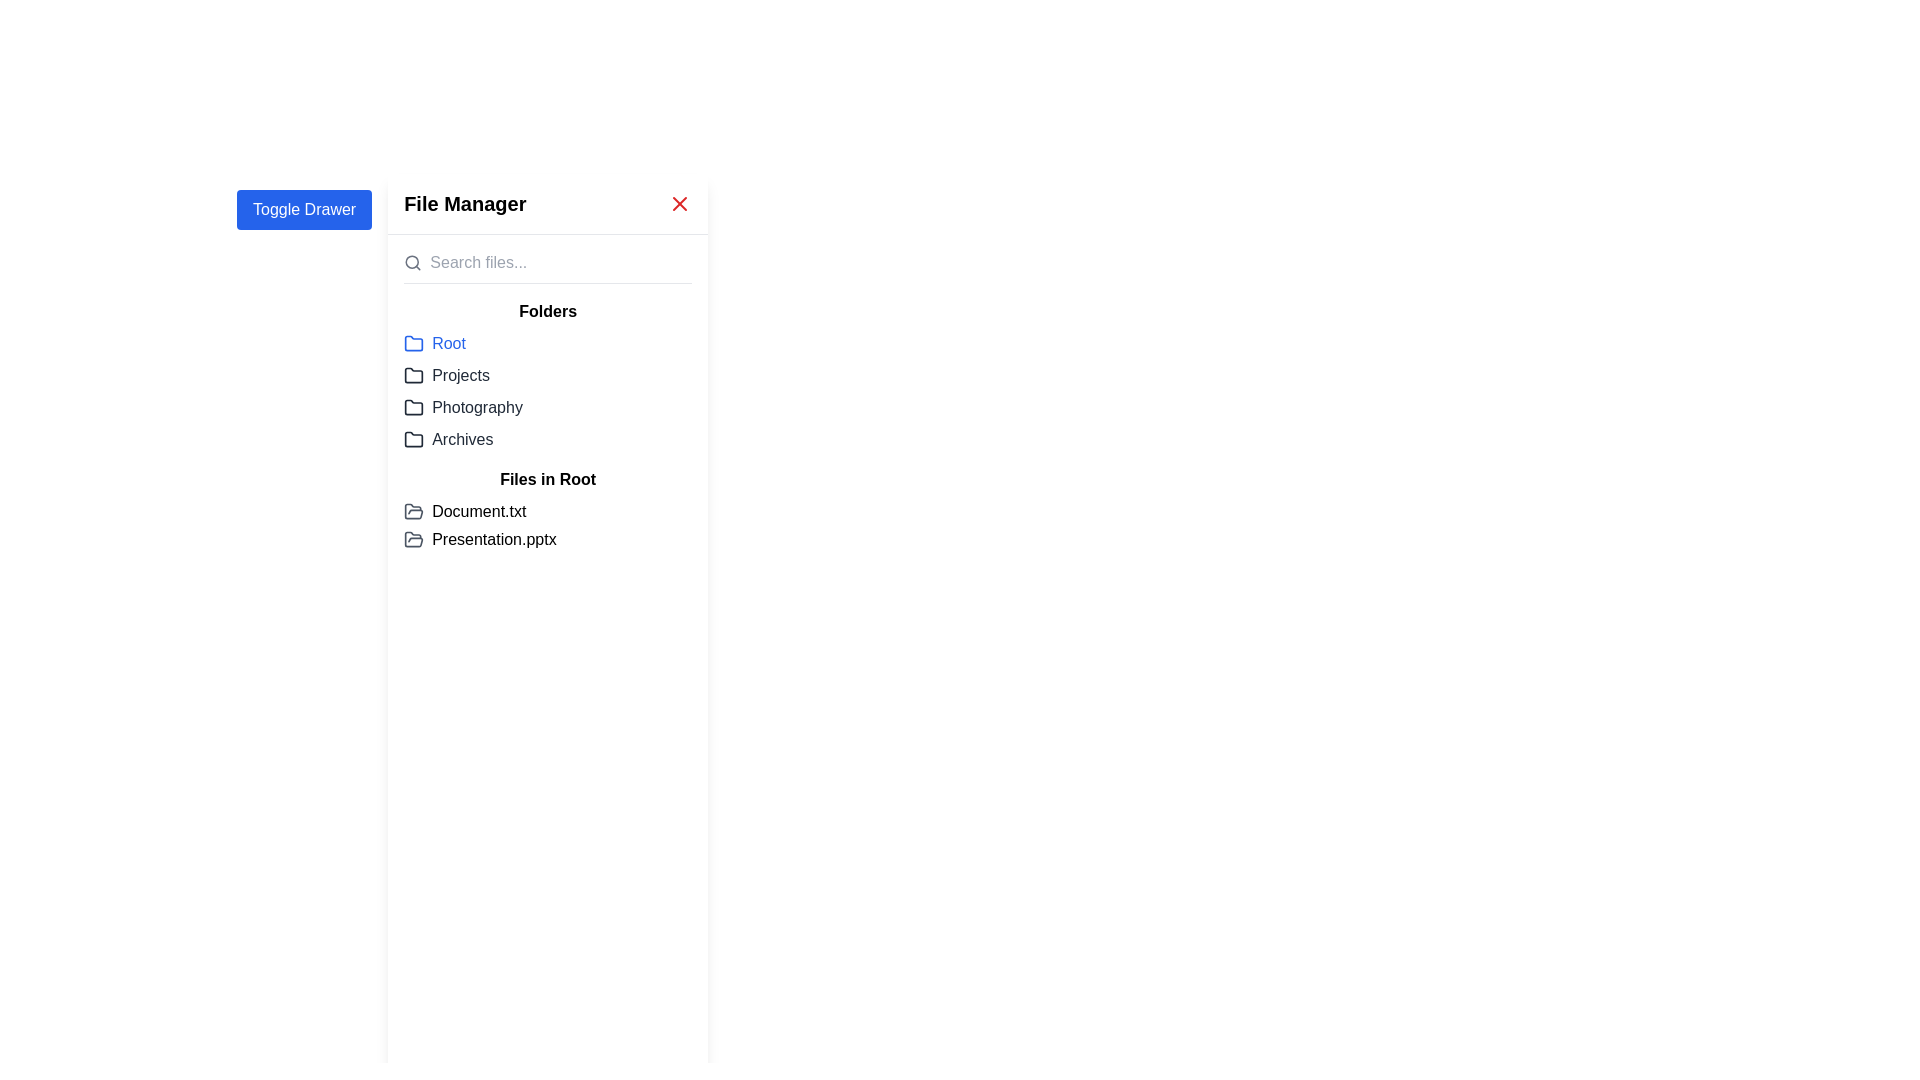 The width and height of the screenshot is (1920, 1080). I want to click on the folder icon representing the file 'Presentation.pptx' to highlight it, so click(413, 540).